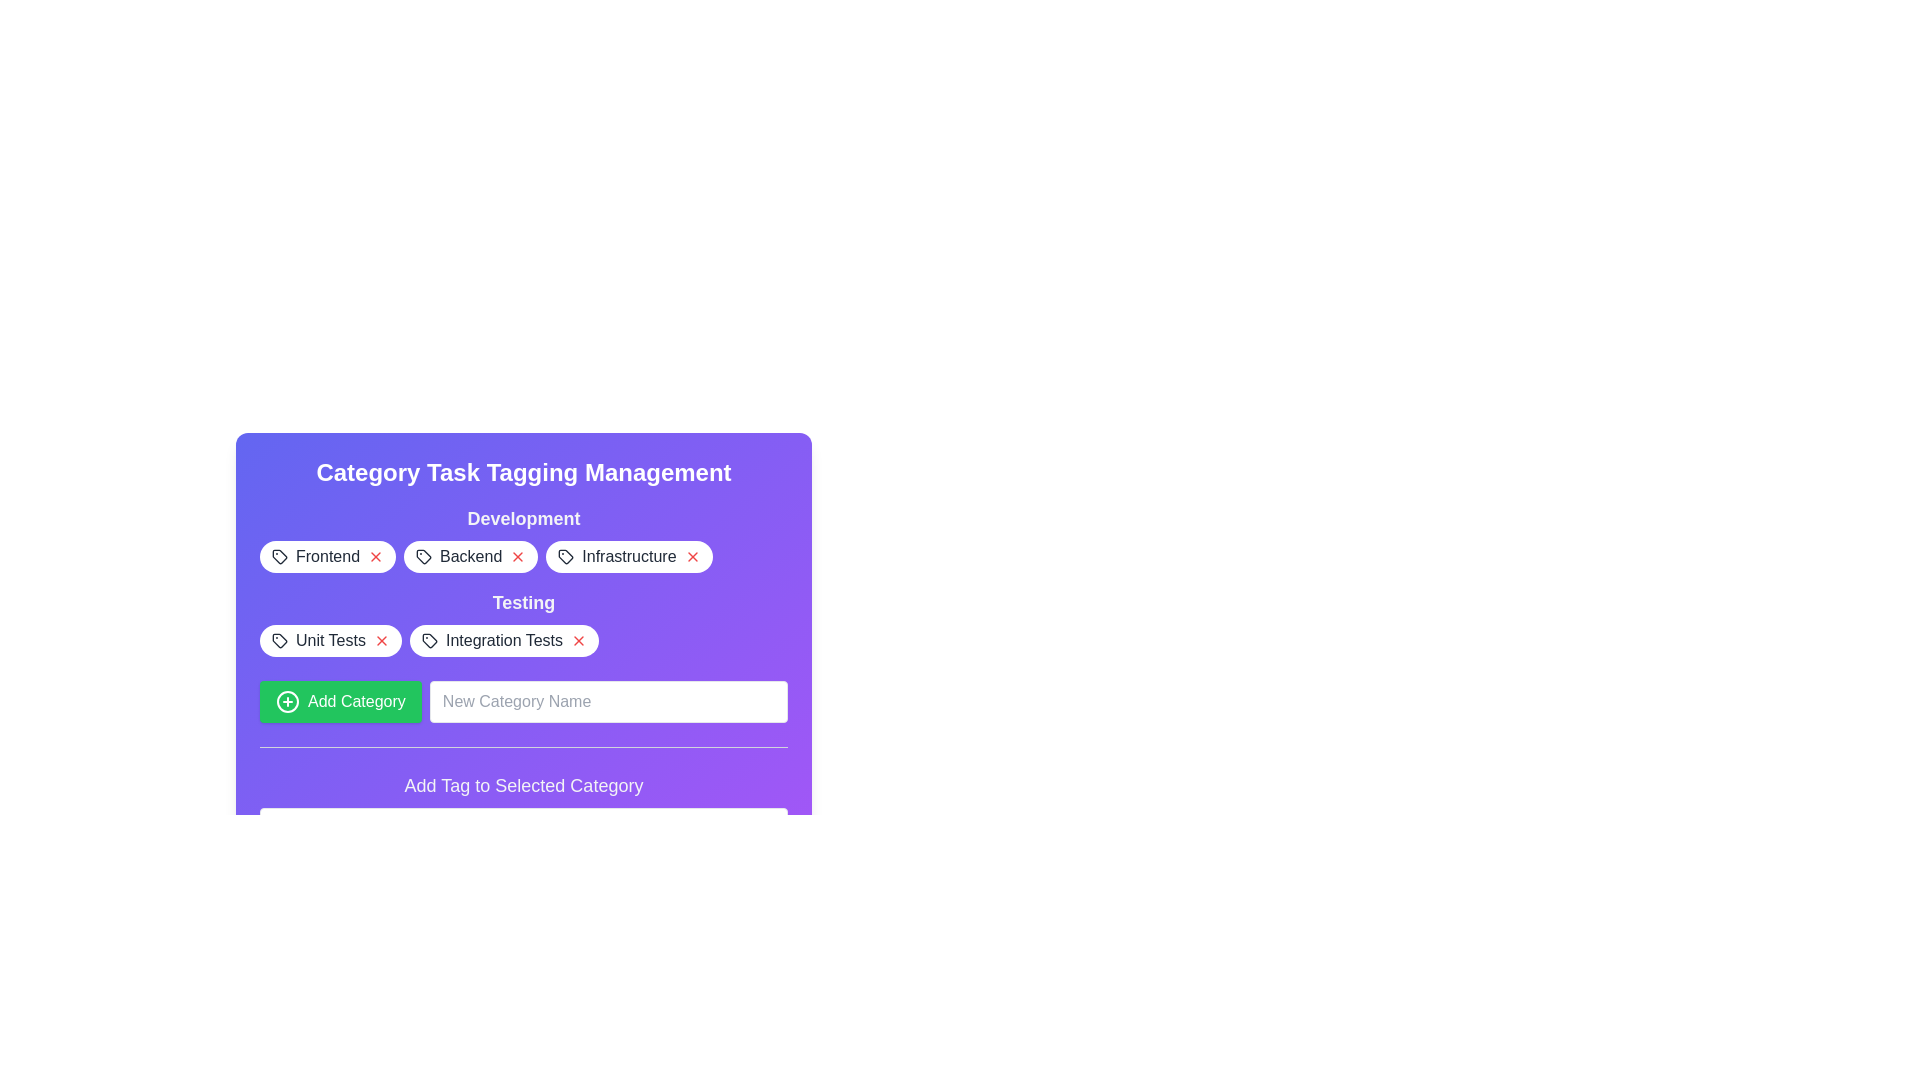 Image resolution: width=1920 pixels, height=1080 pixels. Describe the element at coordinates (428, 640) in the screenshot. I see `the tag icon resembling a minimalistic tag with a black outline, located within the 'Integration Tests' label, positioned at the leftmost side before the text` at that location.